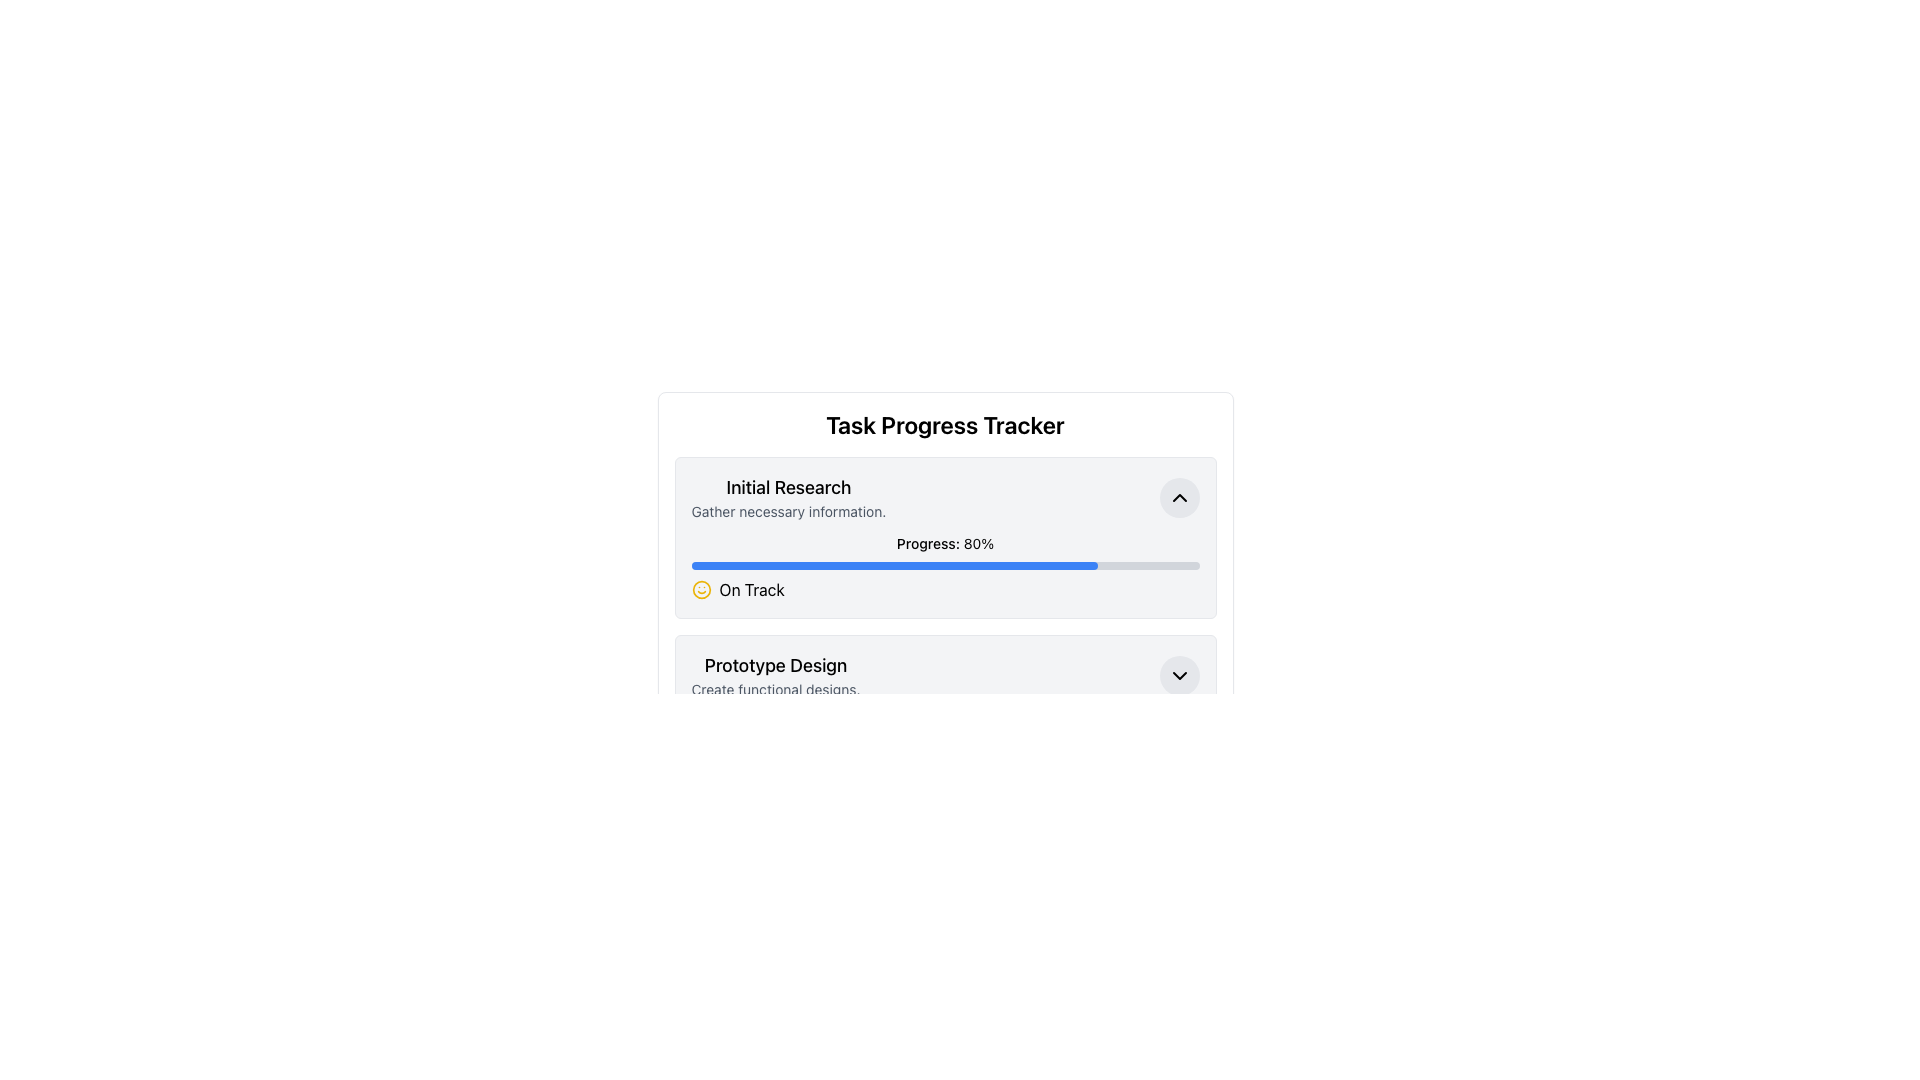 Image resolution: width=1920 pixels, height=1080 pixels. I want to click on information displayed on the text label that shows 'Progress: 80%', located above the blue progress bar in the 'Initial Research' section, so click(944, 543).